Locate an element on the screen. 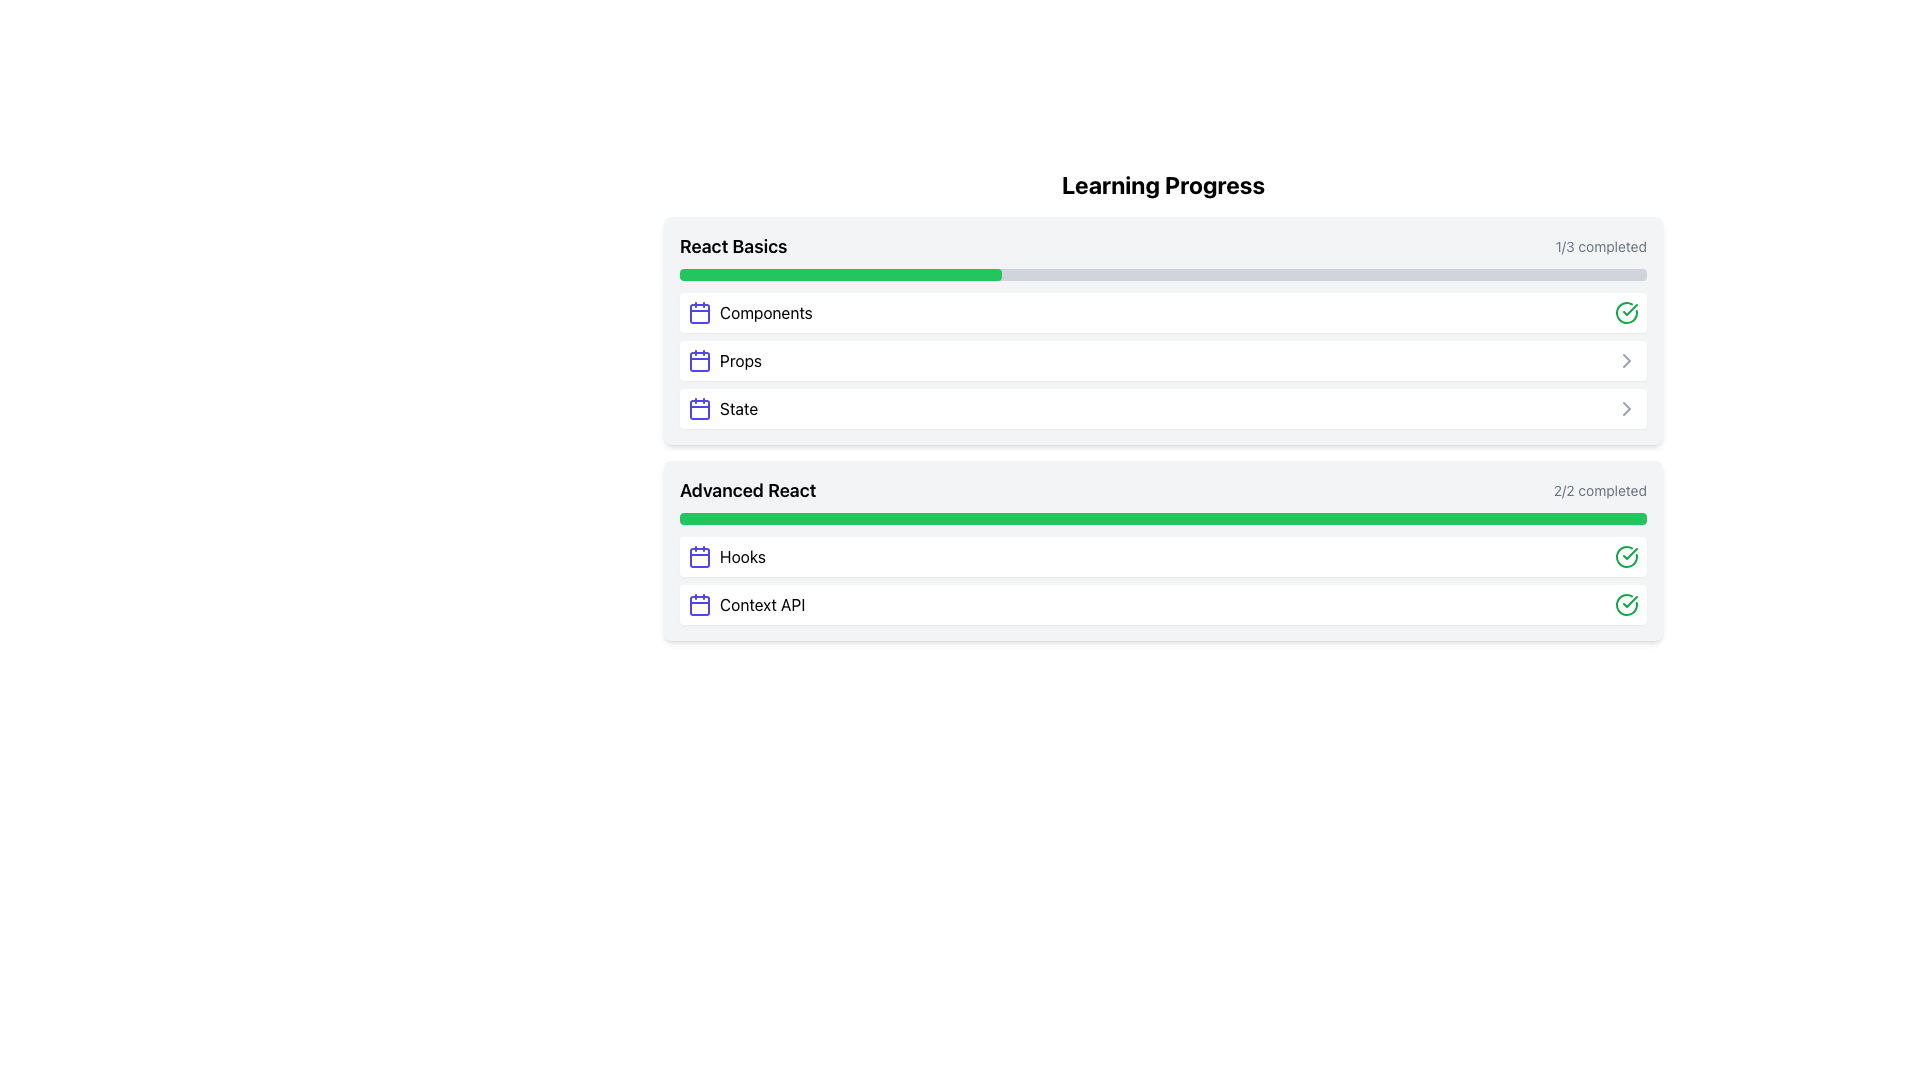 This screenshot has width=1920, height=1080. the 'Components' title in the navigation section is located at coordinates (749, 312).